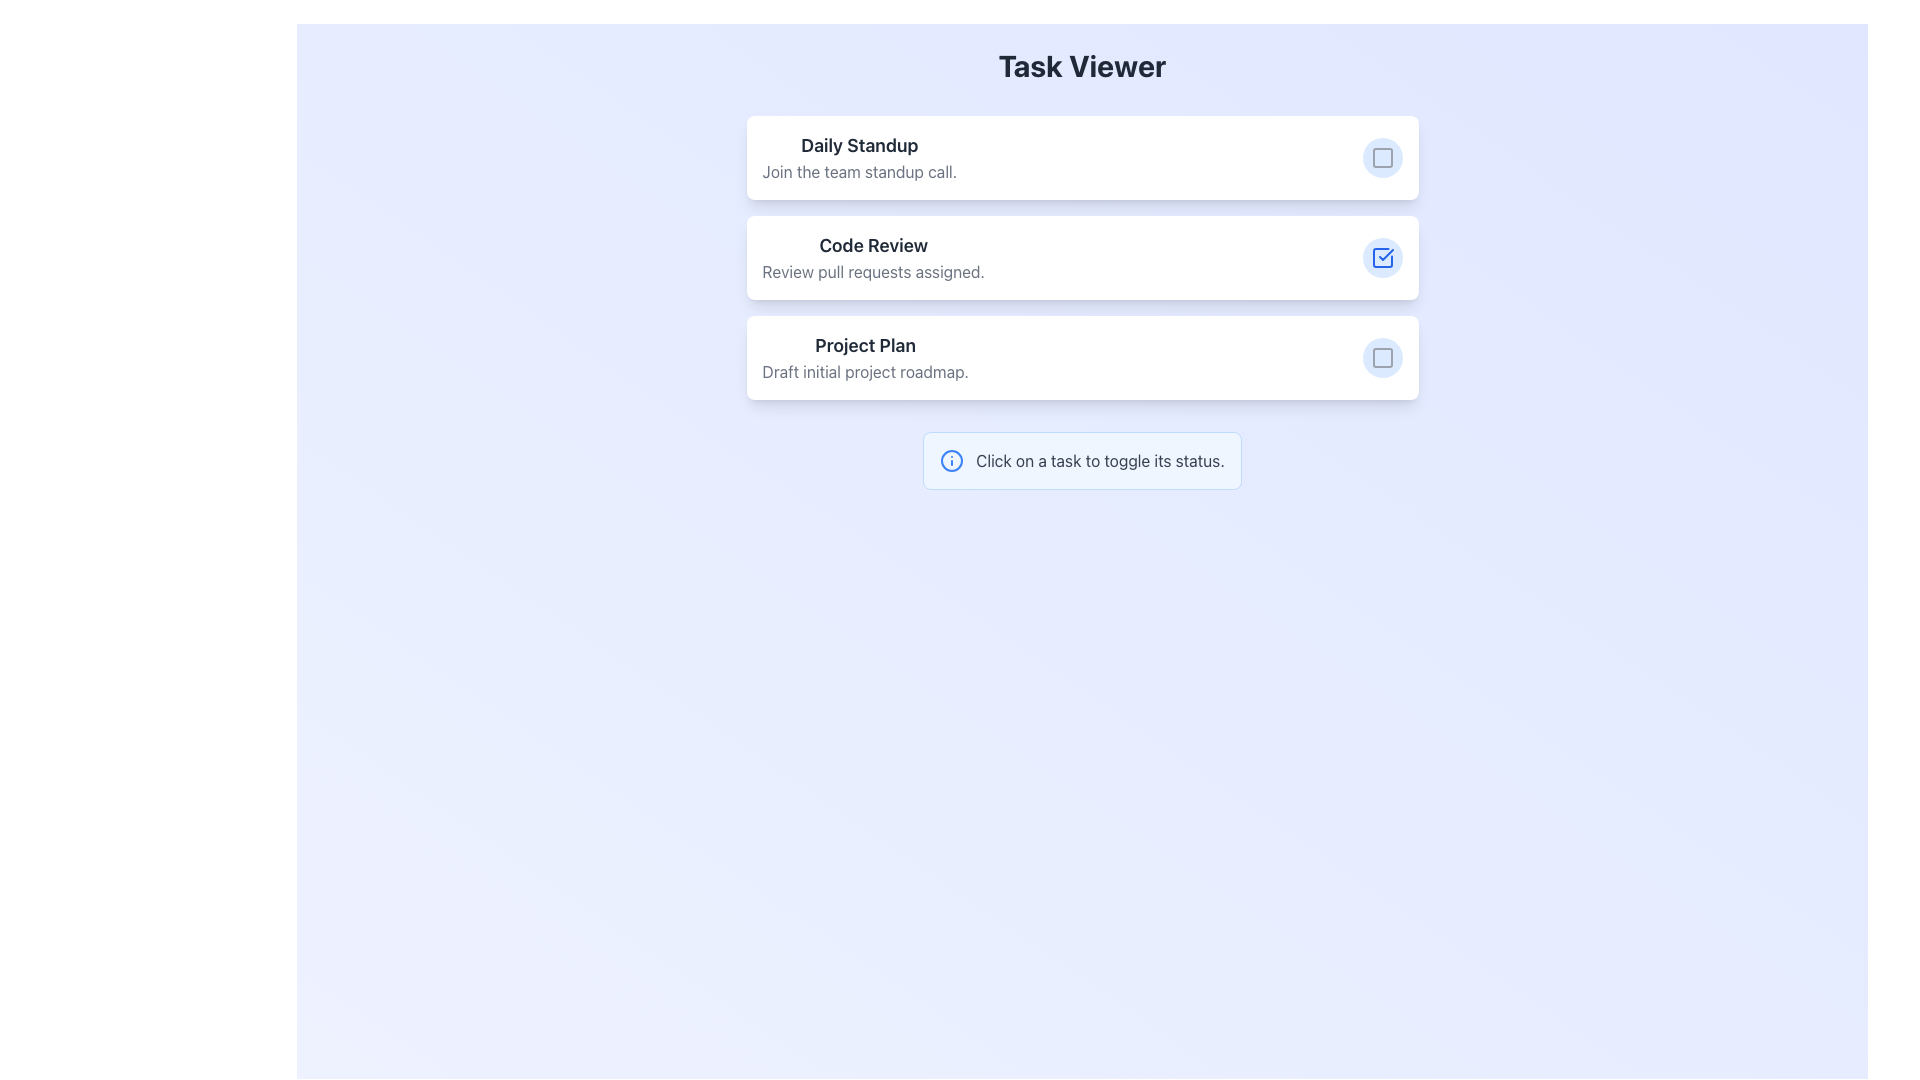  I want to click on the checkmark icon located in the top-right corner of the 'Code Review' task's checkbox in the middle row of the task list, so click(1385, 253).